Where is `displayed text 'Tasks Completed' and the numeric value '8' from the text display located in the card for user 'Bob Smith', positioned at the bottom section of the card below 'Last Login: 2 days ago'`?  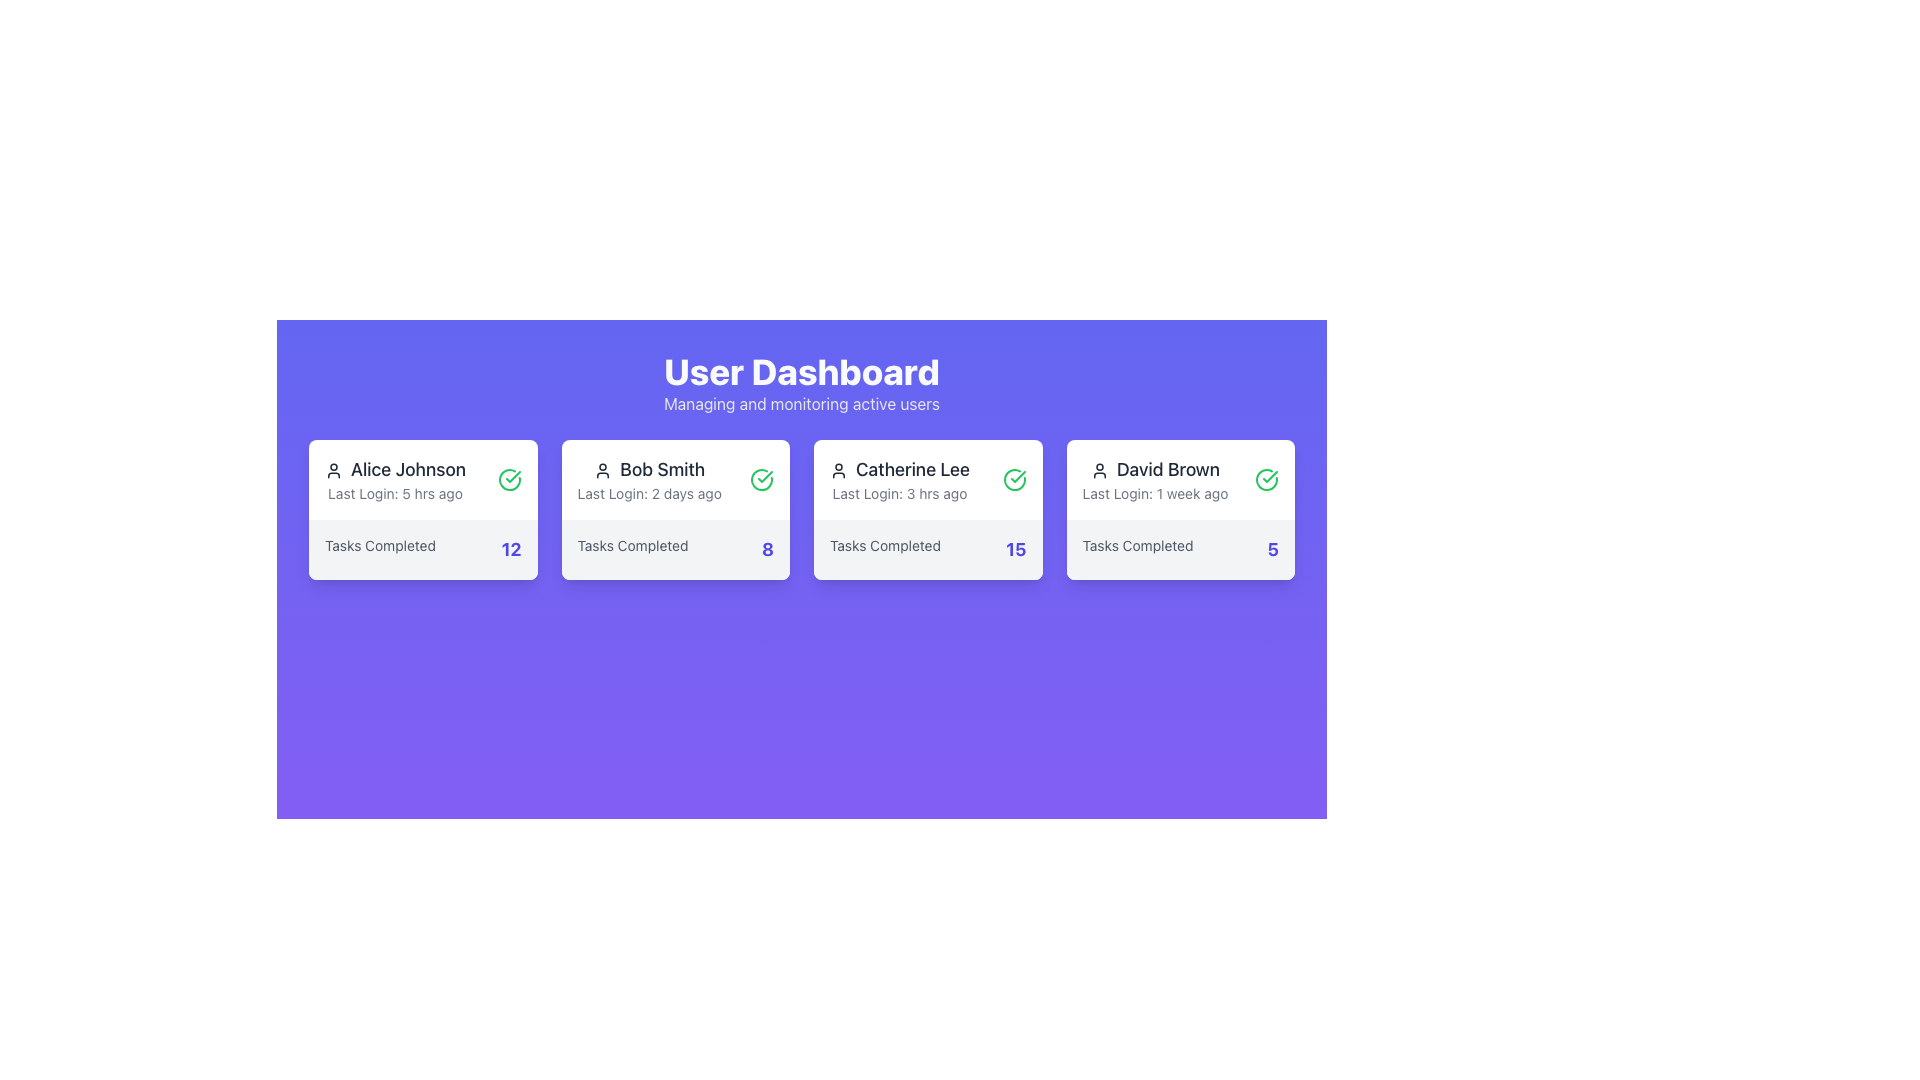 displayed text 'Tasks Completed' and the numeric value '8' from the text display located in the card for user 'Bob Smith', positioned at the bottom section of the card below 'Last Login: 2 days ago' is located at coordinates (675, 550).